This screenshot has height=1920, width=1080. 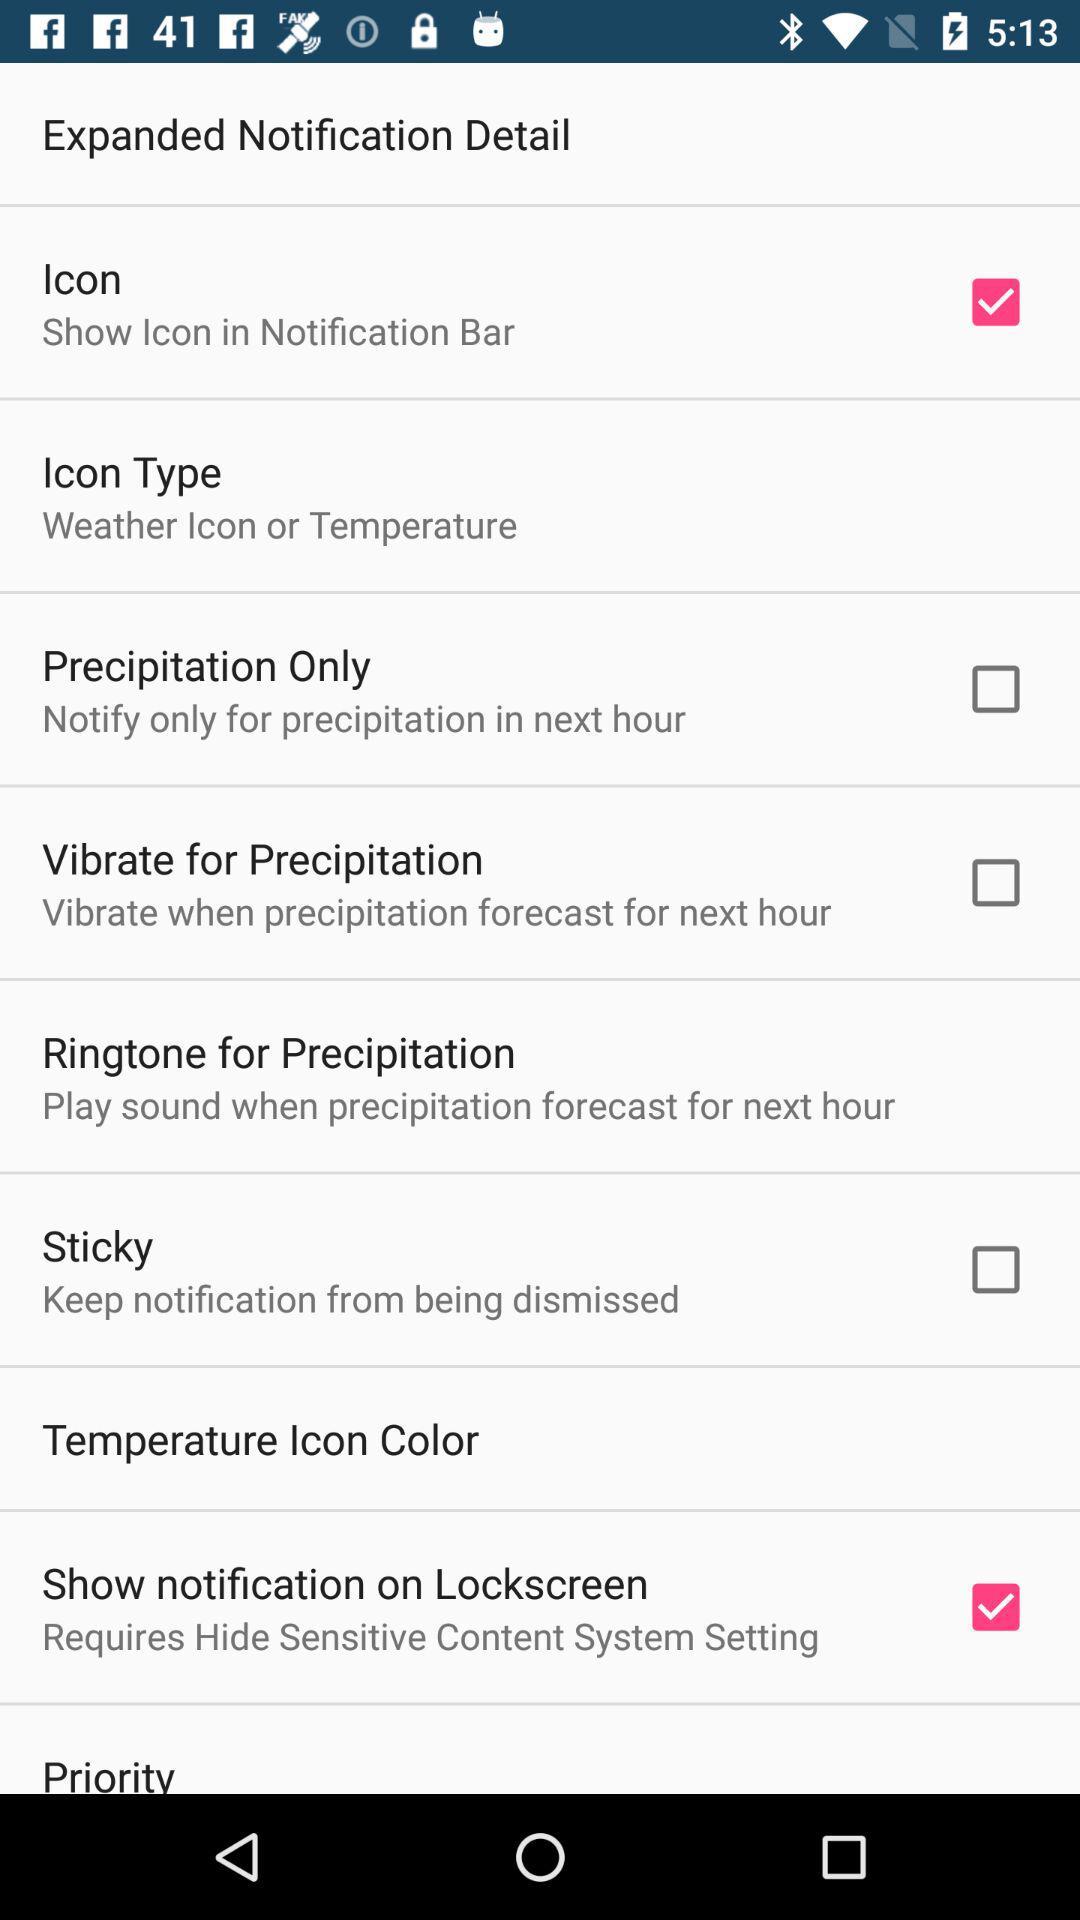 What do you see at coordinates (364, 717) in the screenshot?
I see `the icon above the vibrate for precipitation icon` at bounding box center [364, 717].